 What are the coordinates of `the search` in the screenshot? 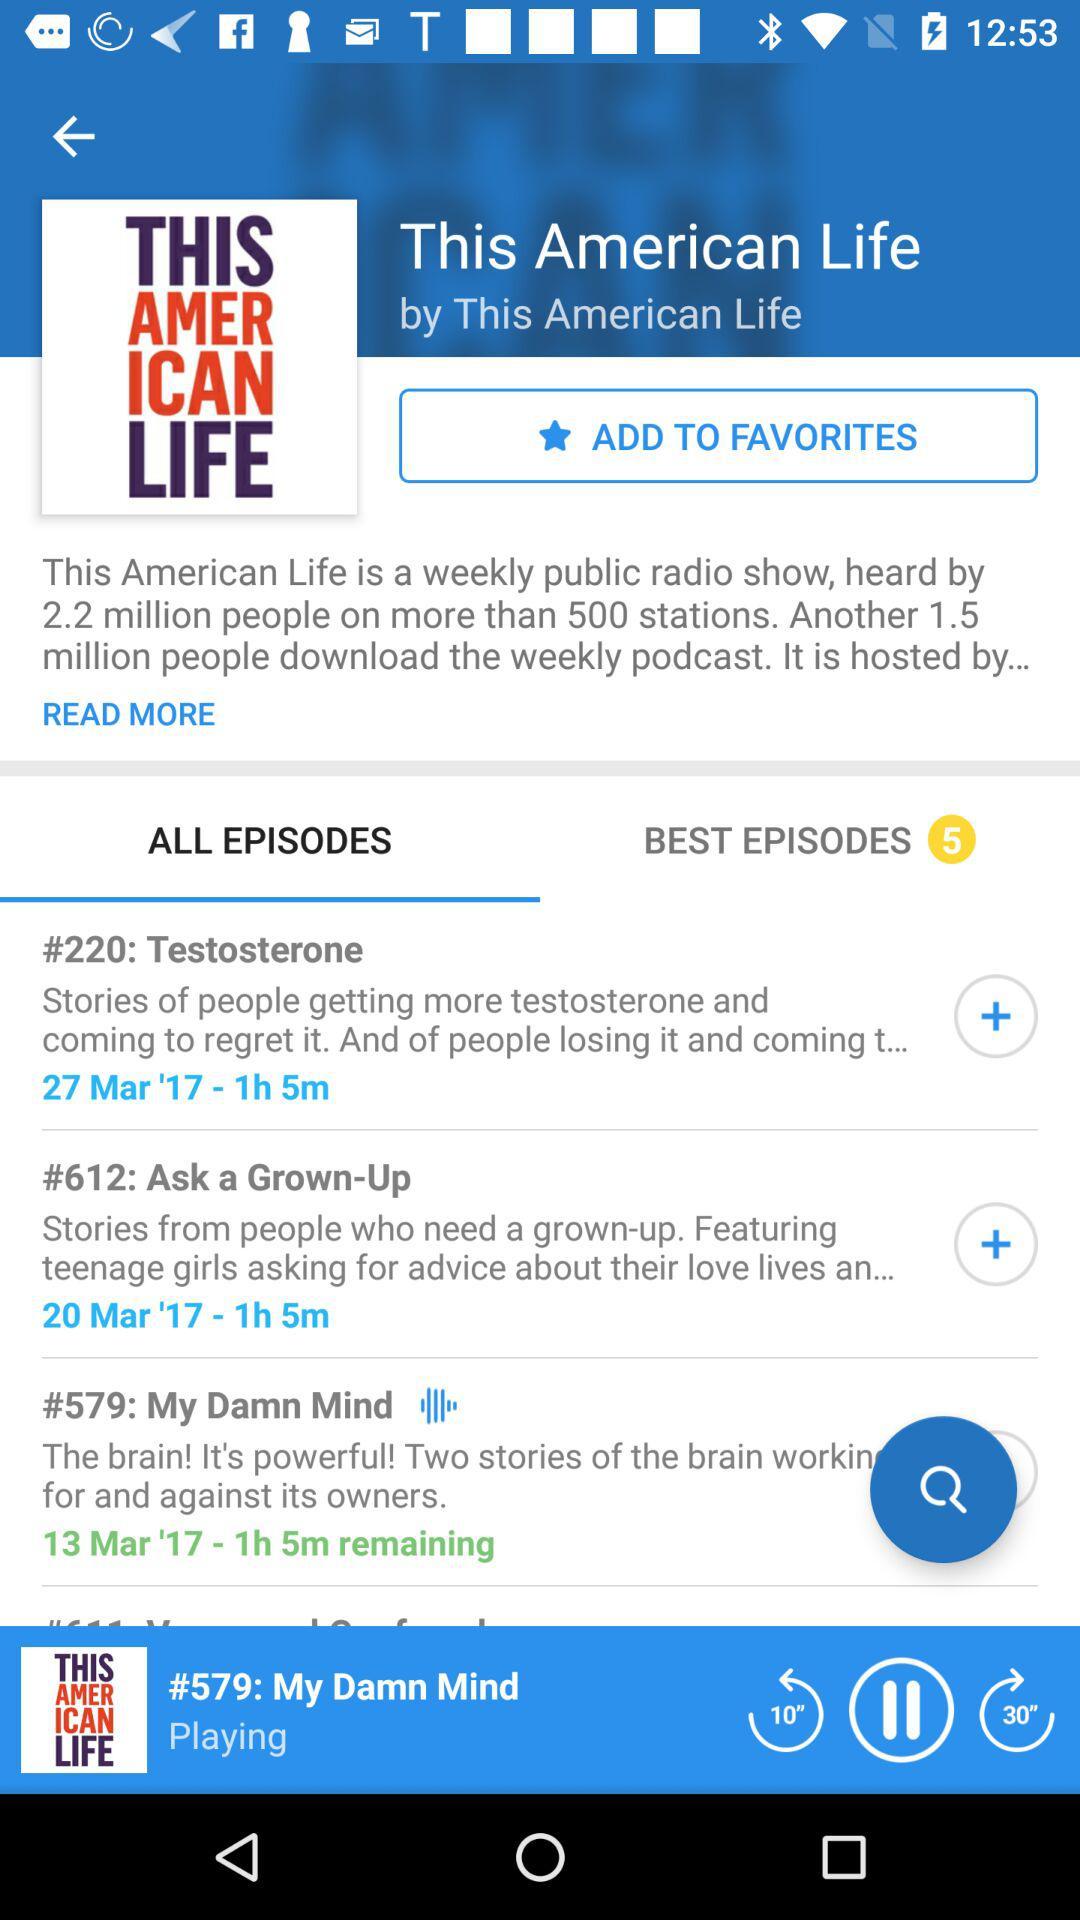 It's located at (995, 1472).